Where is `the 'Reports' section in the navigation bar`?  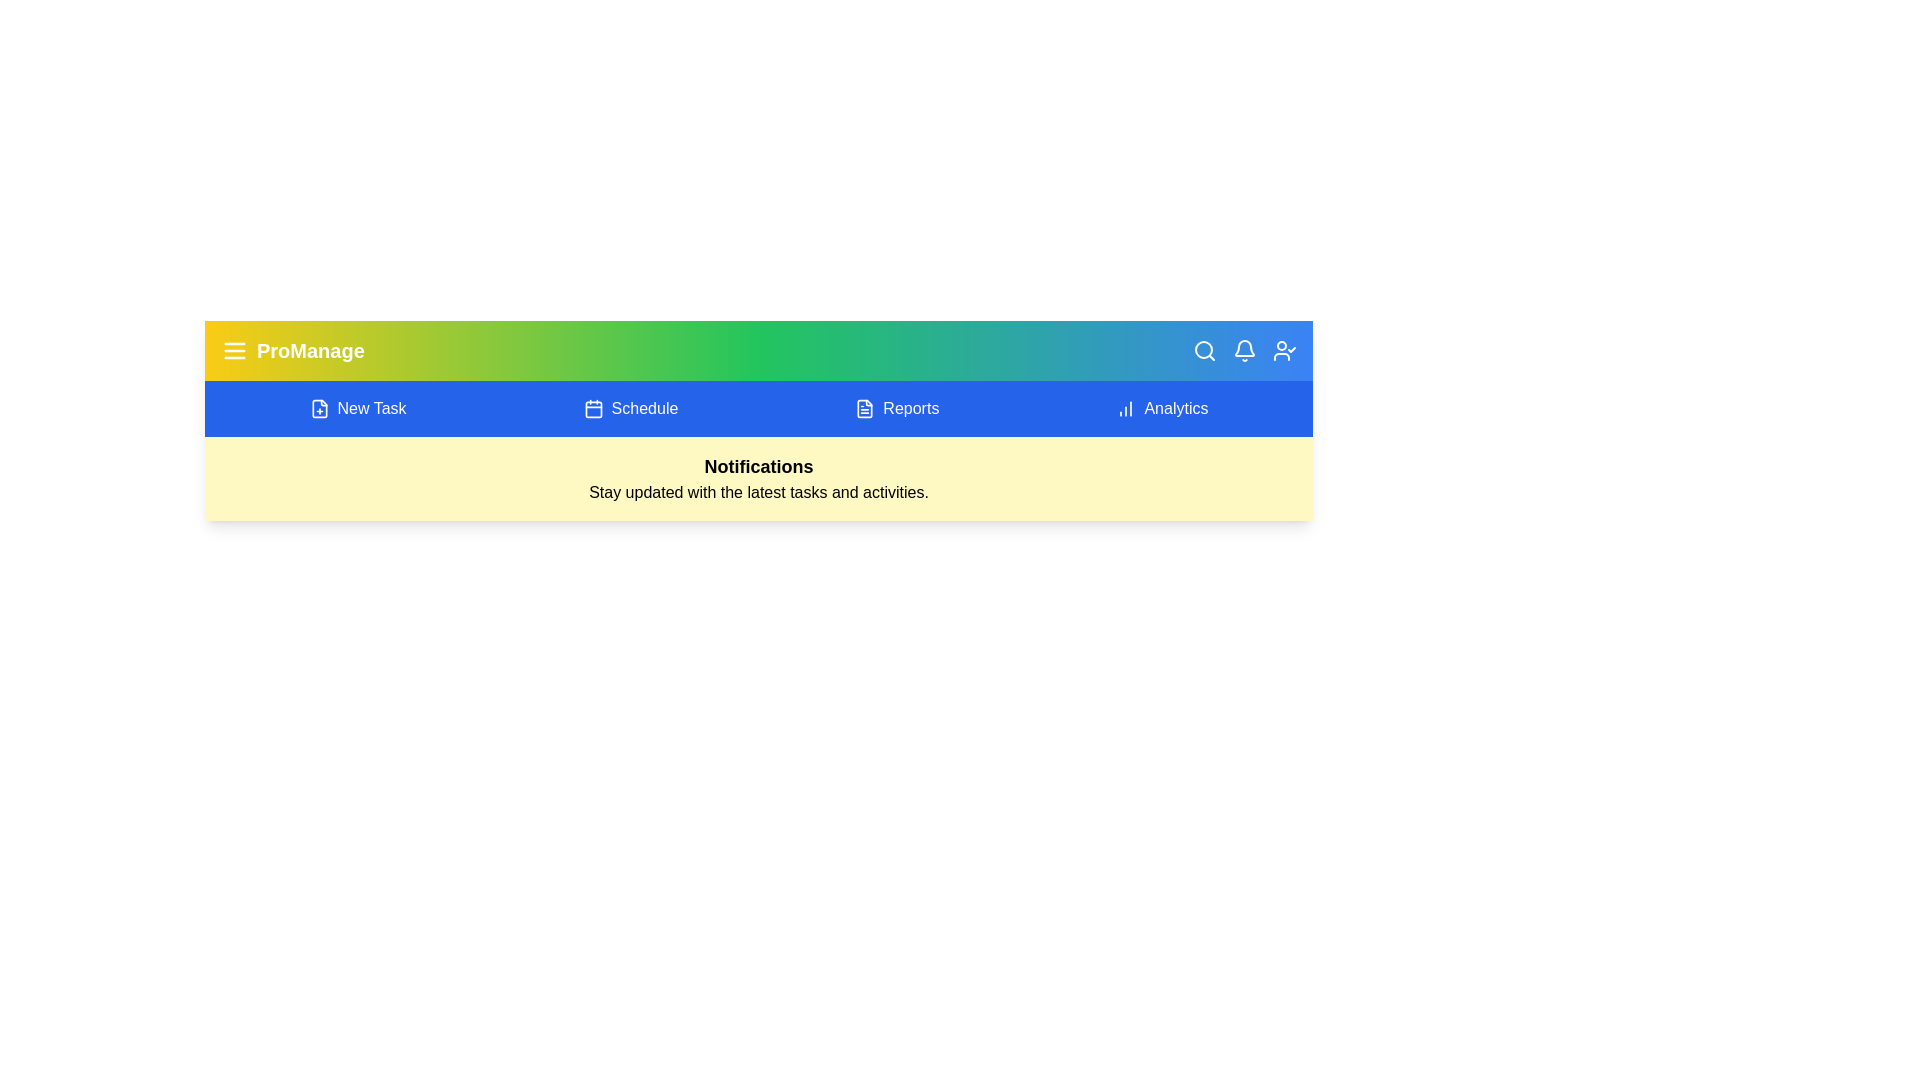
the 'Reports' section in the navigation bar is located at coordinates (896, 407).